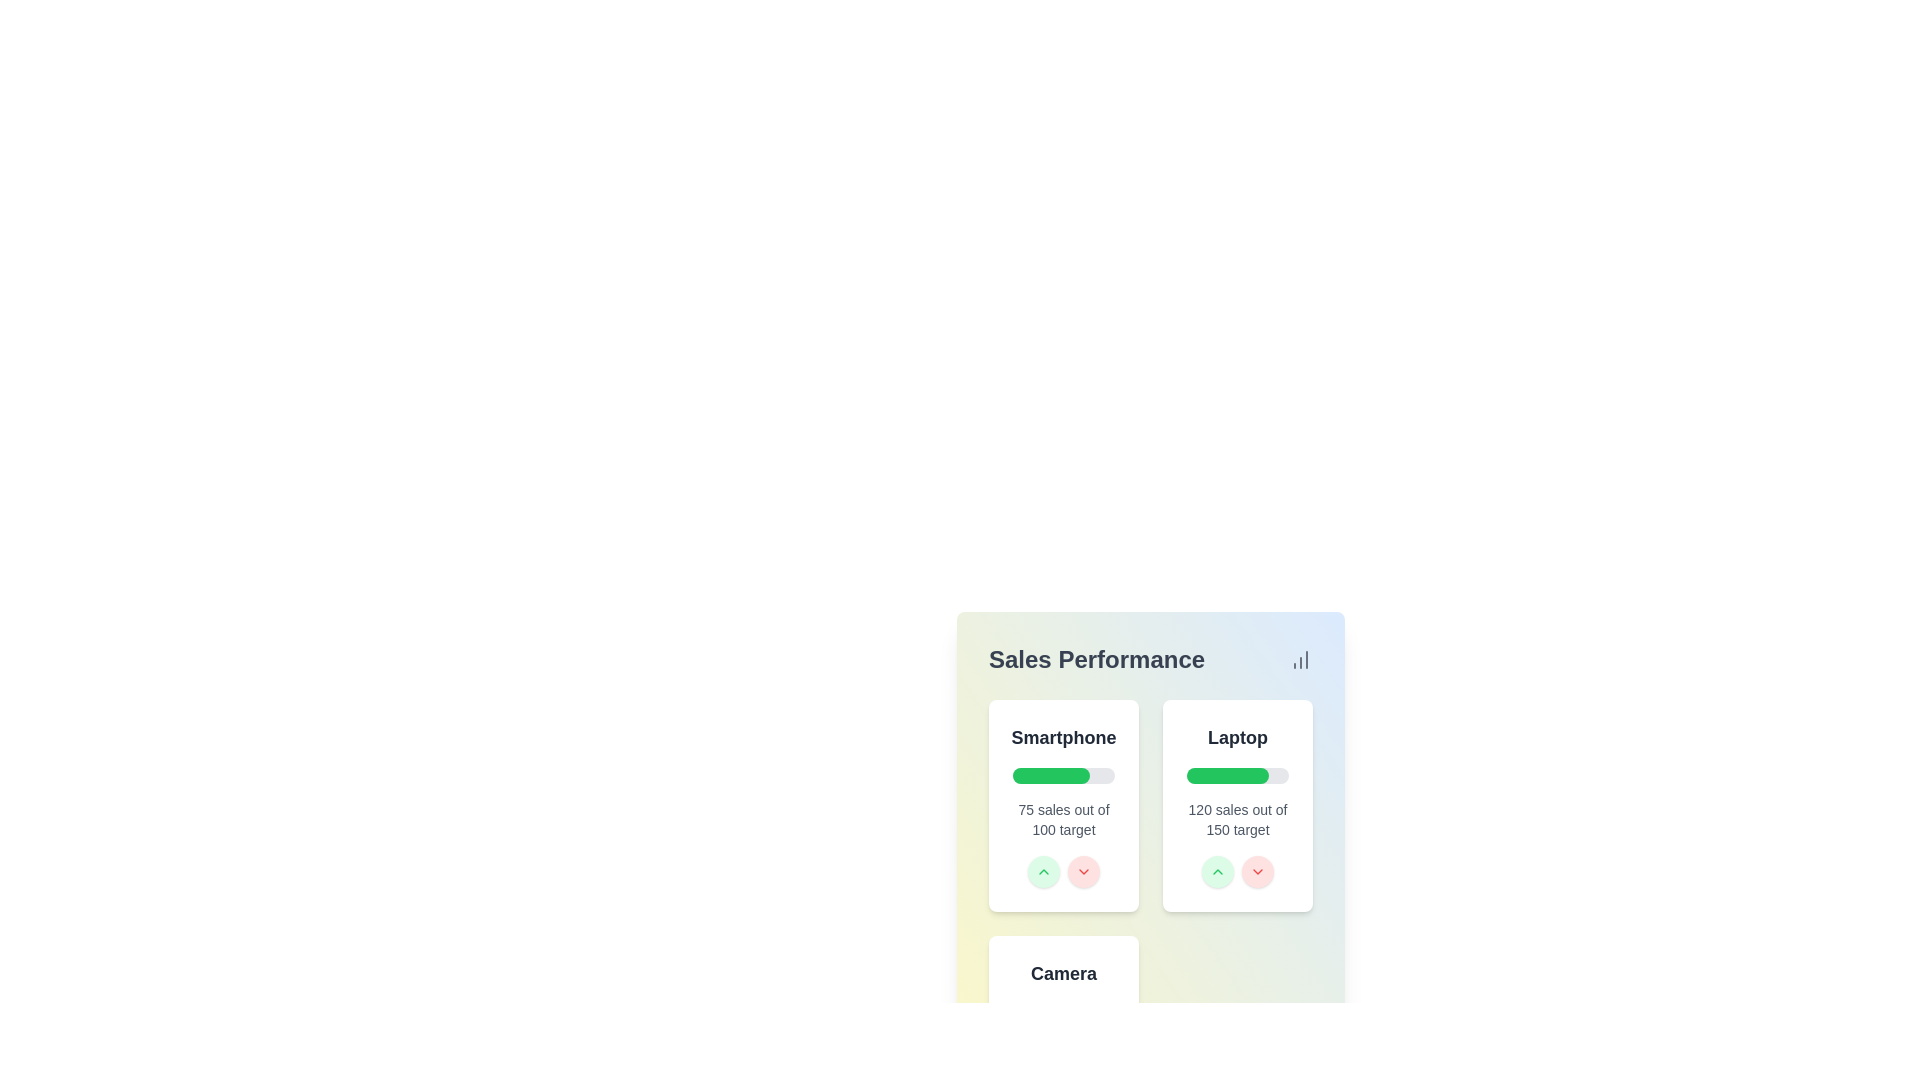 Image resolution: width=1920 pixels, height=1080 pixels. I want to click on the text label that identifies the product 'Laptop' at the top-center of the sales statistics card in the 'Sales Performance' section, so click(1237, 737).